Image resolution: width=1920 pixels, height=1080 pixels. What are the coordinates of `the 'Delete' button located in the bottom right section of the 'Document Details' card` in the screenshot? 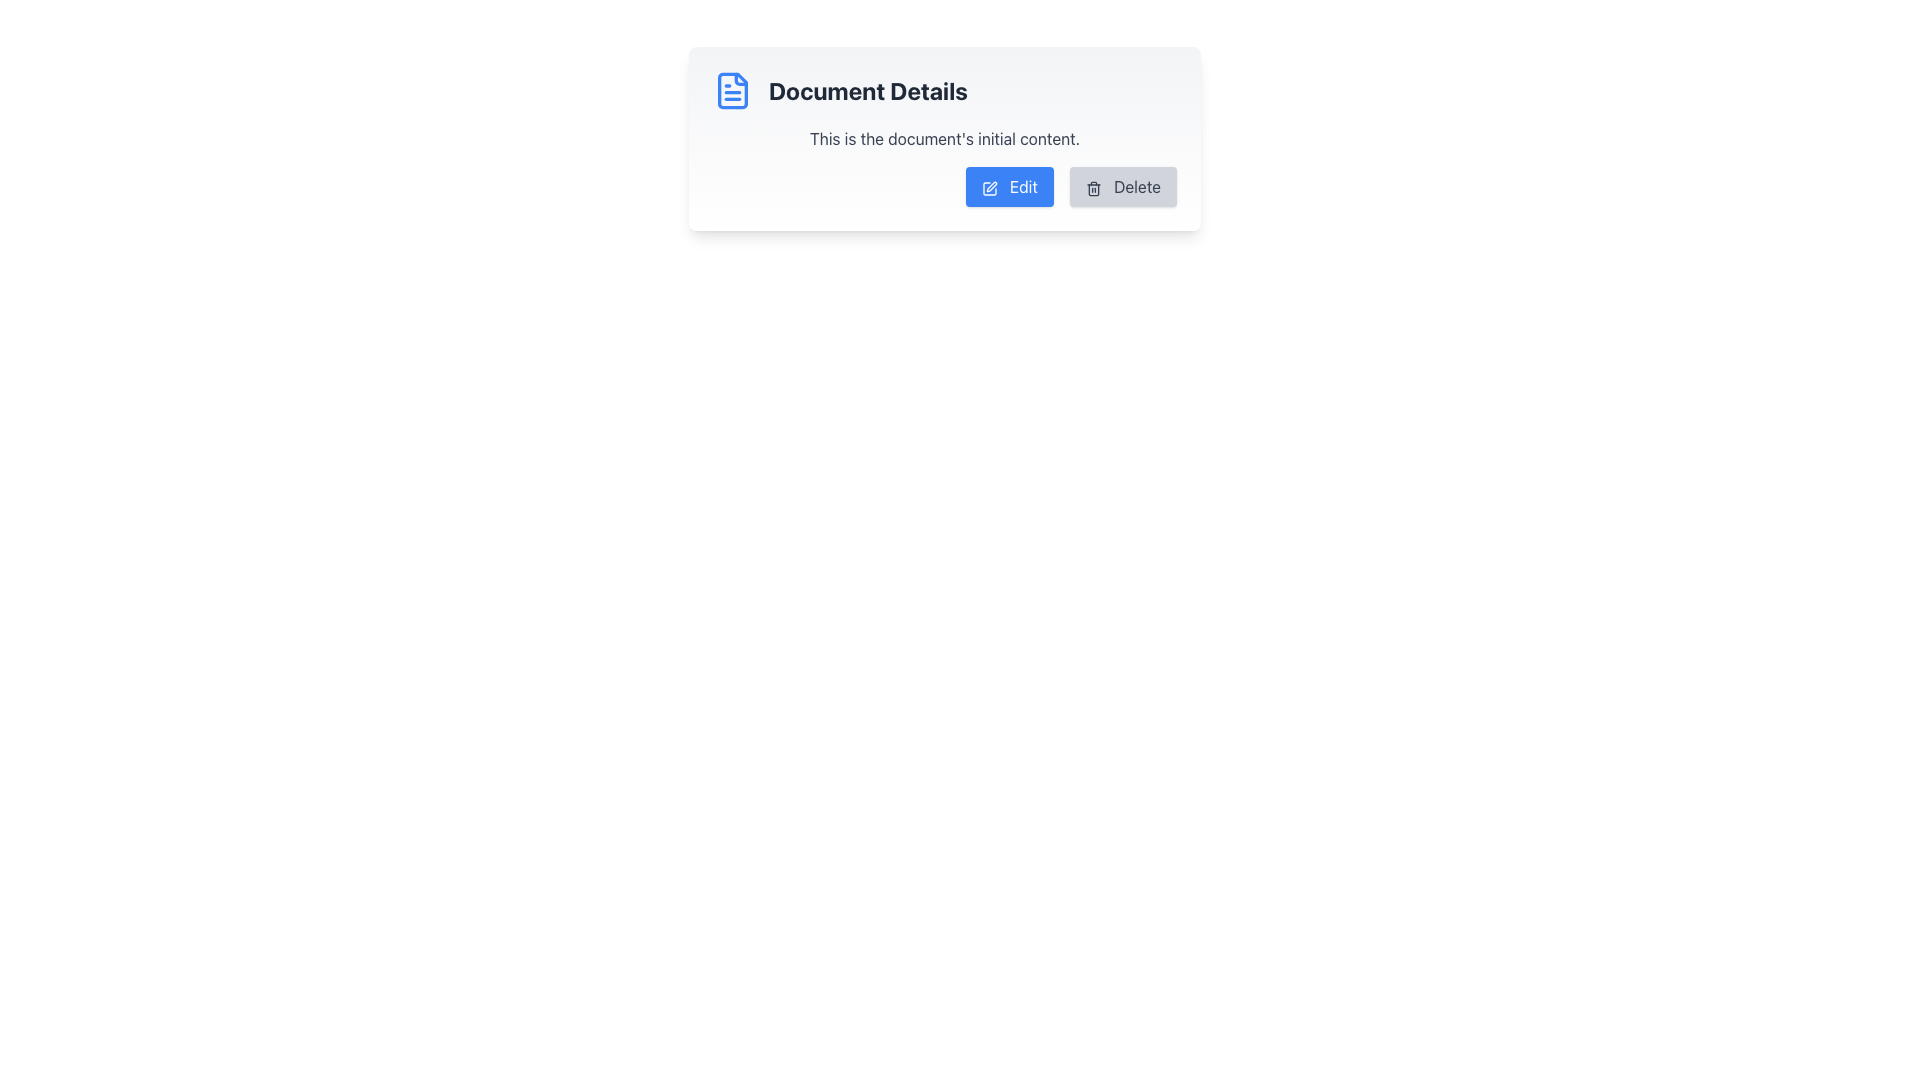 It's located at (1123, 186).